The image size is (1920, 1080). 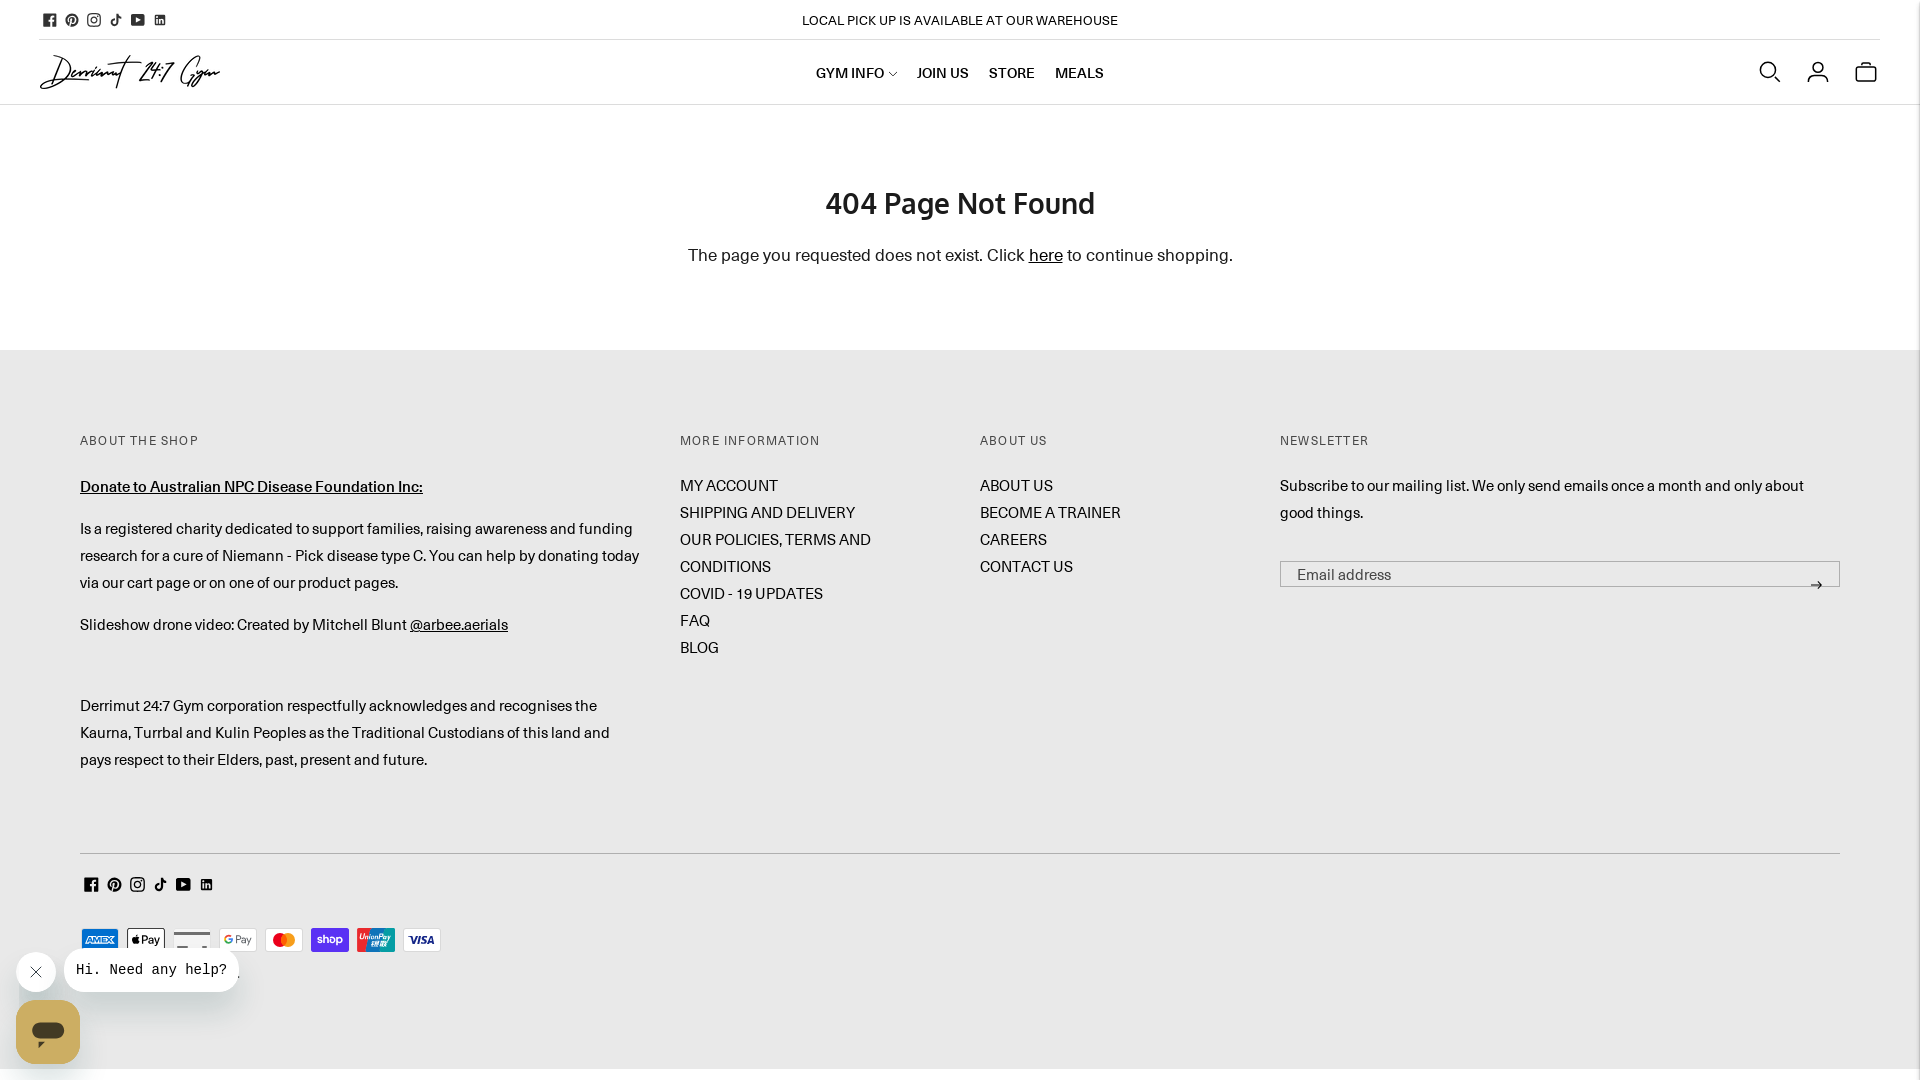 What do you see at coordinates (750, 592) in the screenshot?
I see `'COVID - 19 UPDATES'` at bounding box center [750, 592].